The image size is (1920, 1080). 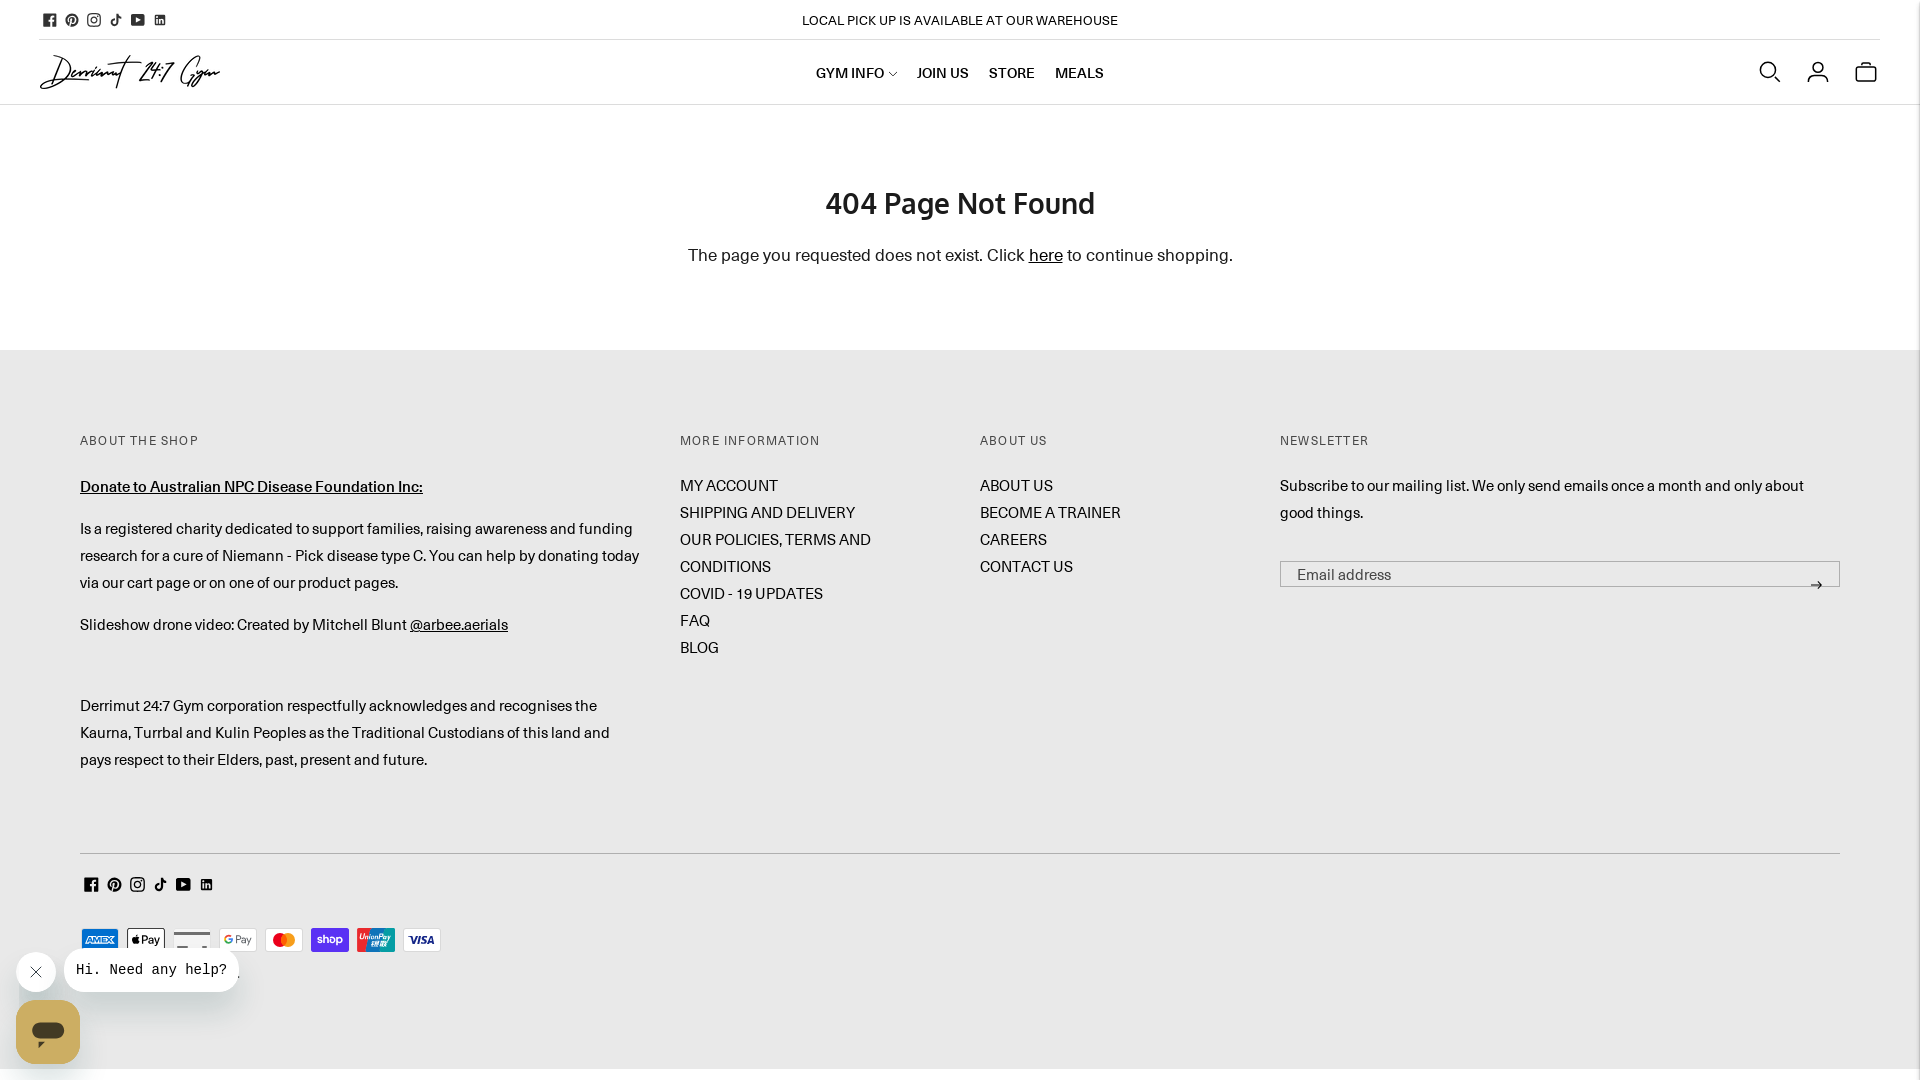 What do you see at coordinates (750, 592) in the screenshot?
I see `'COVID - 19 UPDATES'` at bounding box center [750, 592].